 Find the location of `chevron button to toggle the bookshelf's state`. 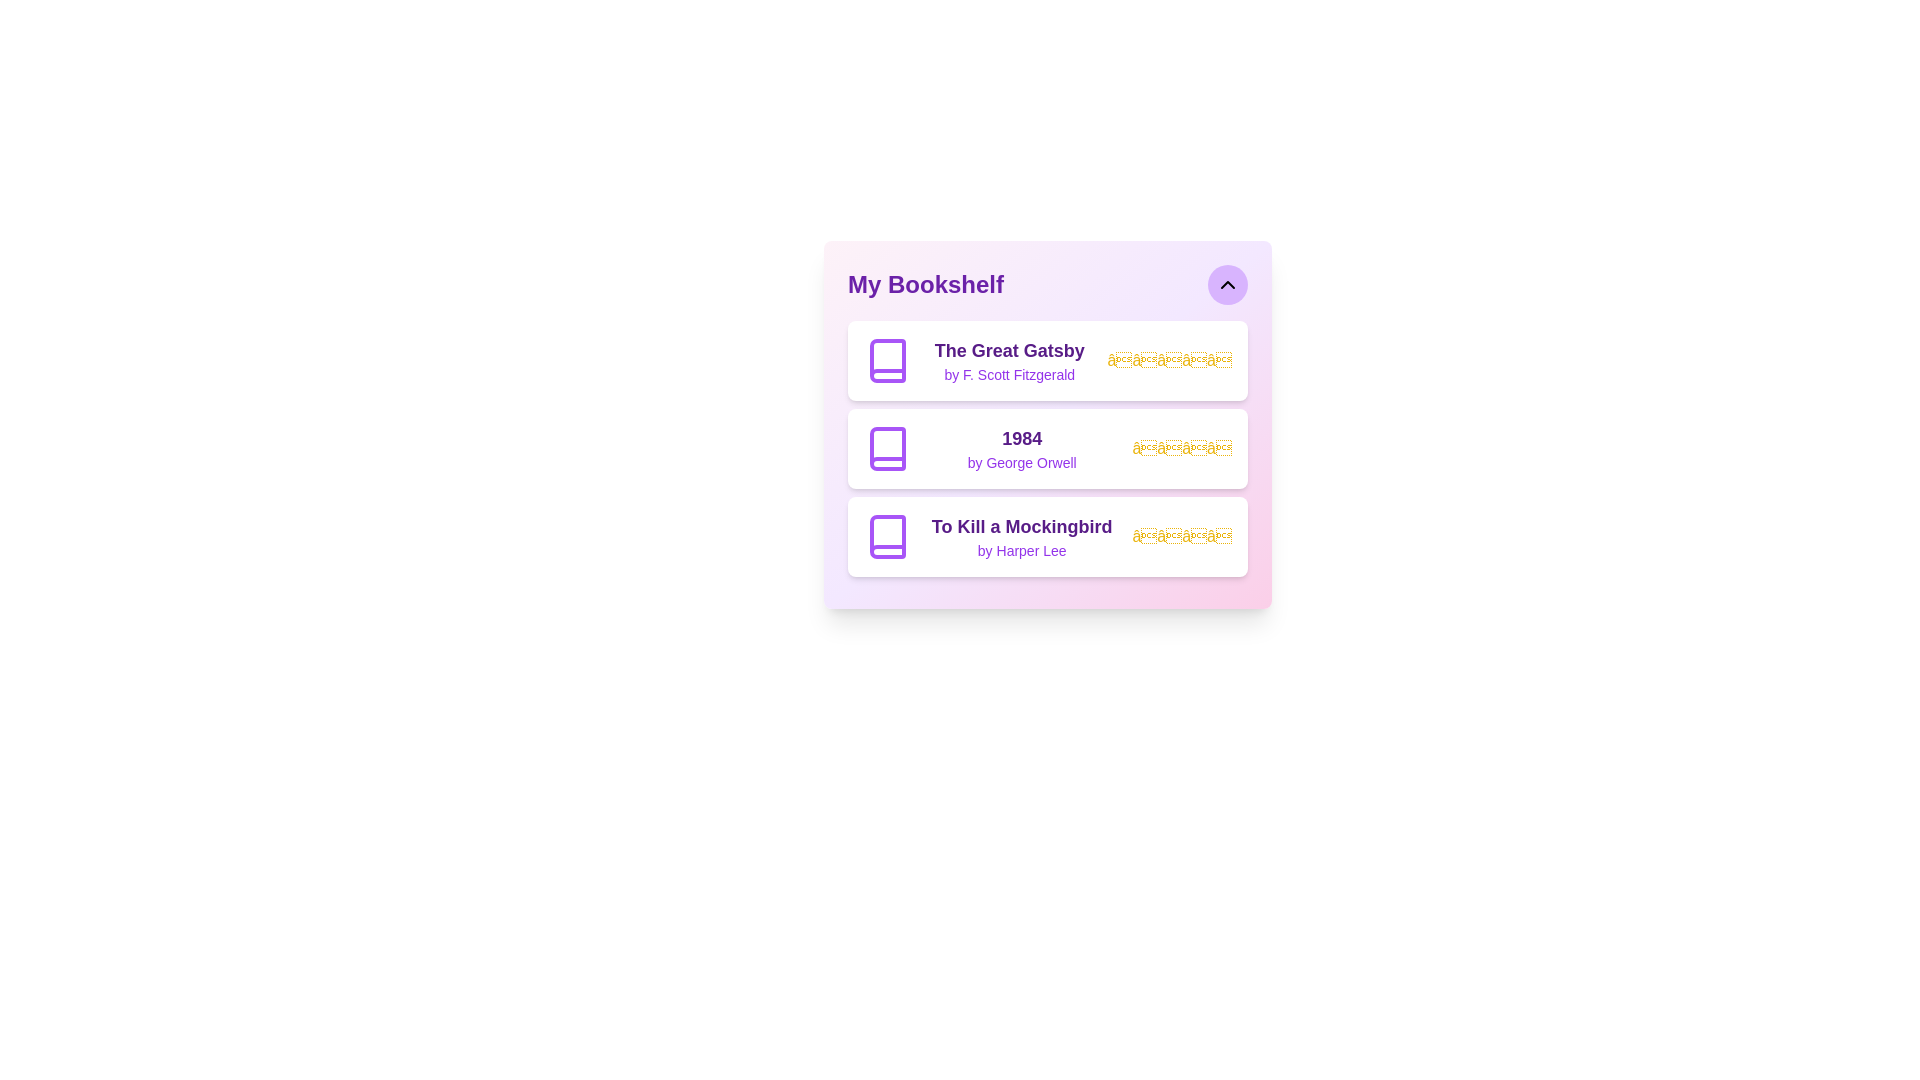

chevron button to toggle the bookshelf's state is located at coordinates (1227, 285).